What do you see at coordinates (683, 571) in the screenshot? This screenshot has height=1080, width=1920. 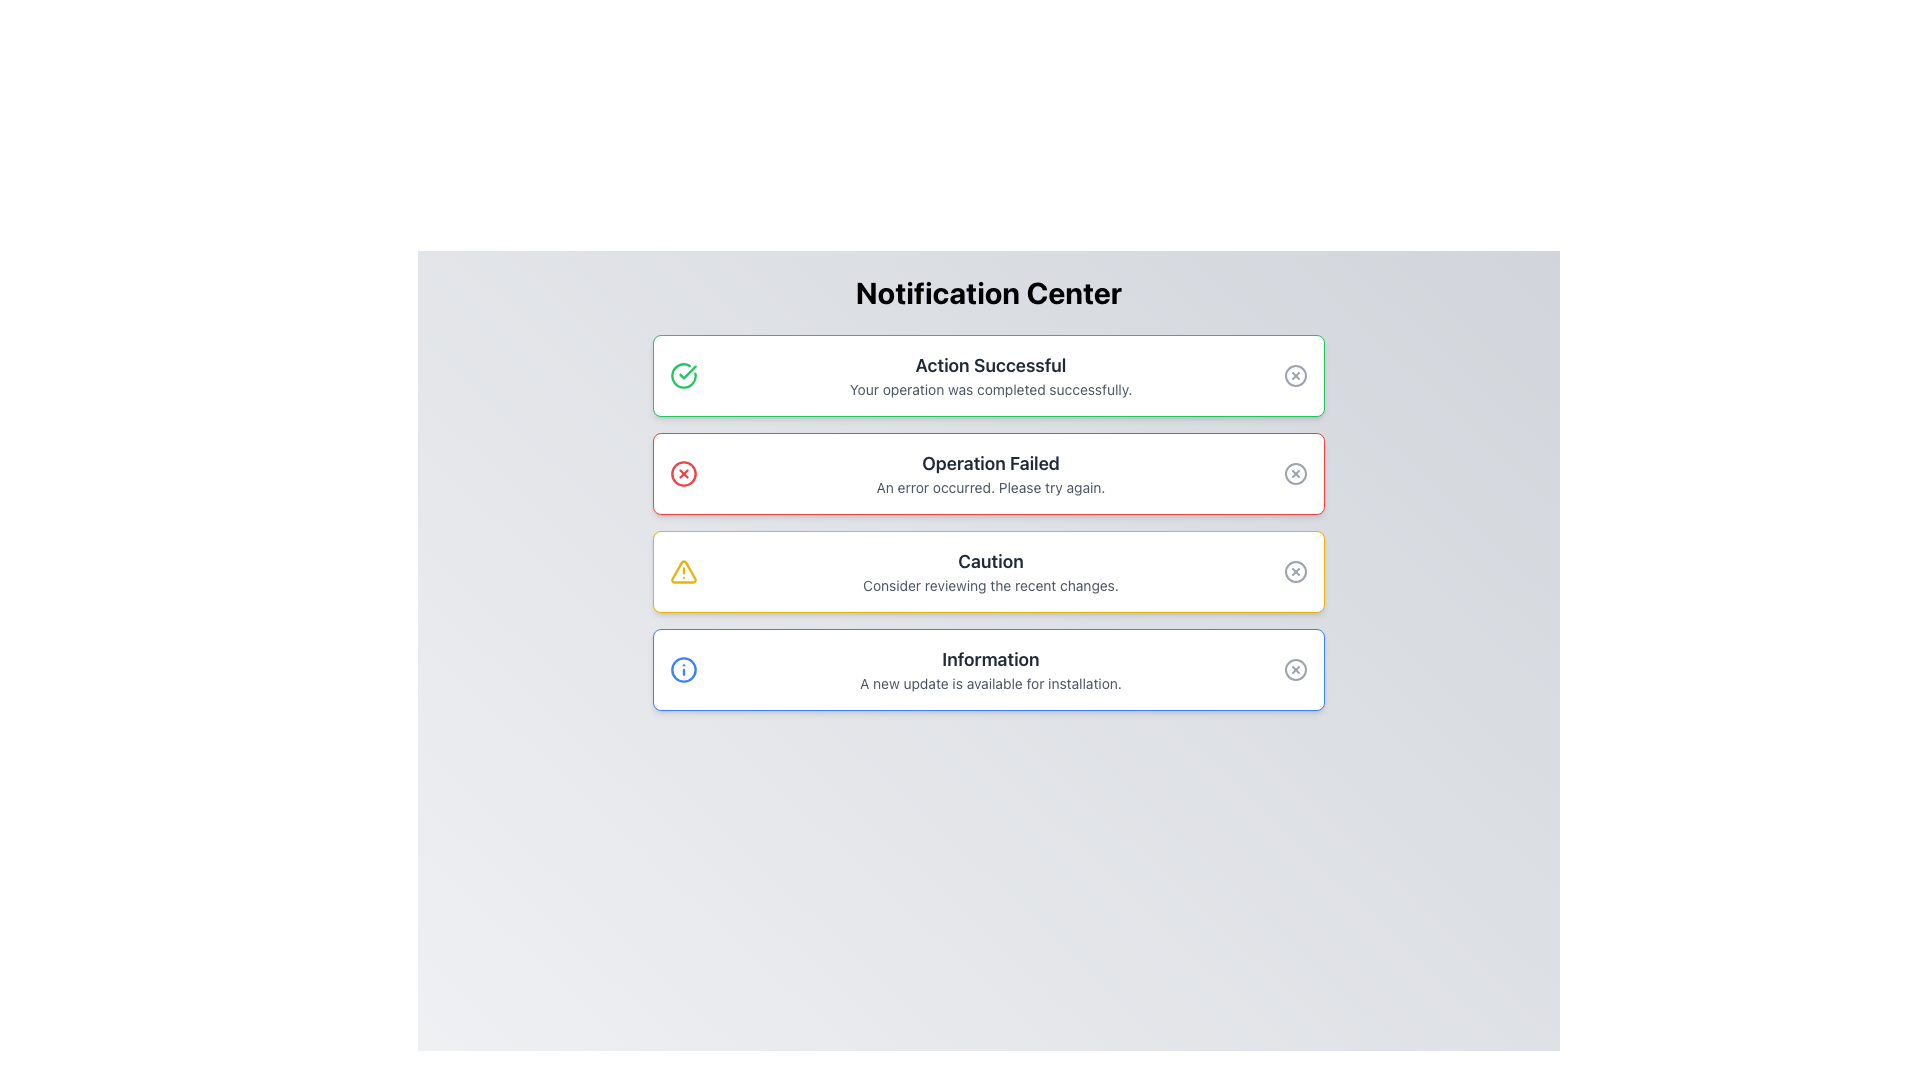 I see `the caution icon located in the third row of the notification list, aligned to the left of the caution text` at bounding box center [683, 571].